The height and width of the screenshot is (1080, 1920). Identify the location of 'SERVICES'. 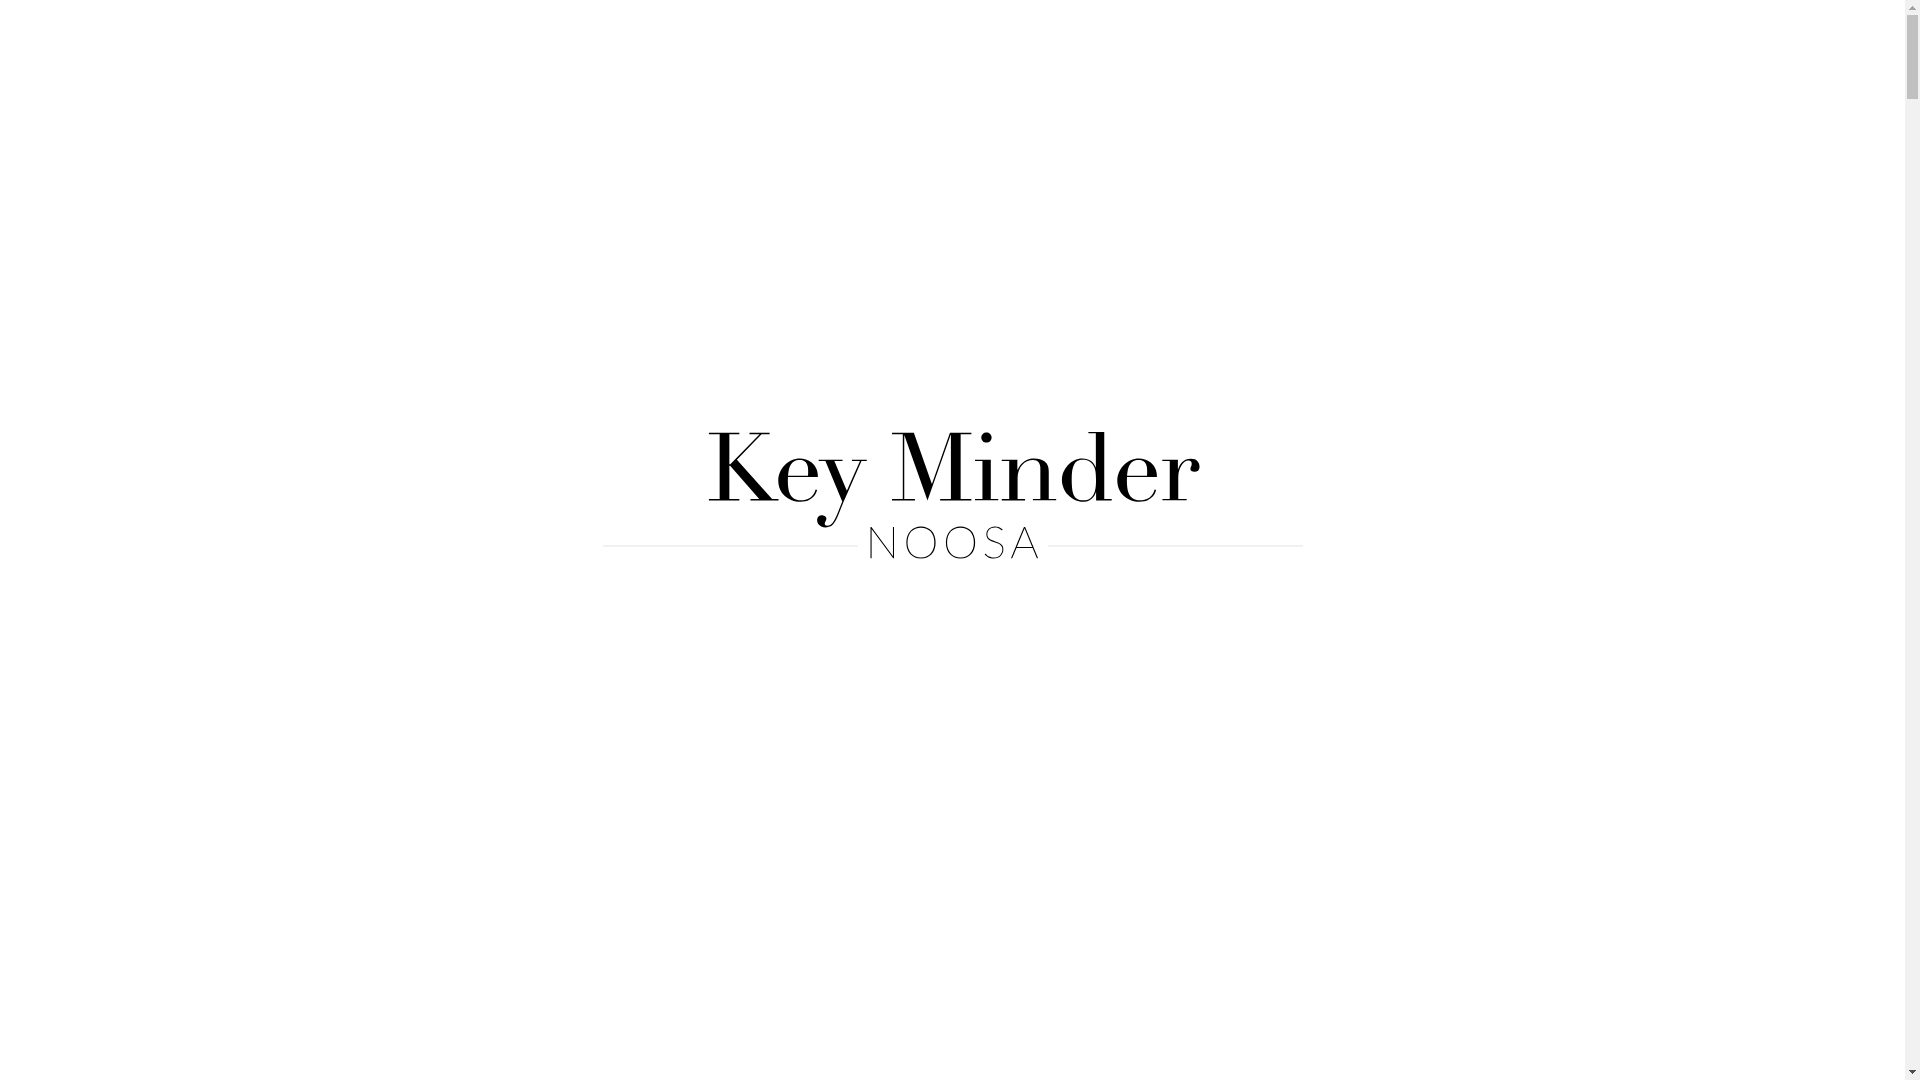
(1229, 35).